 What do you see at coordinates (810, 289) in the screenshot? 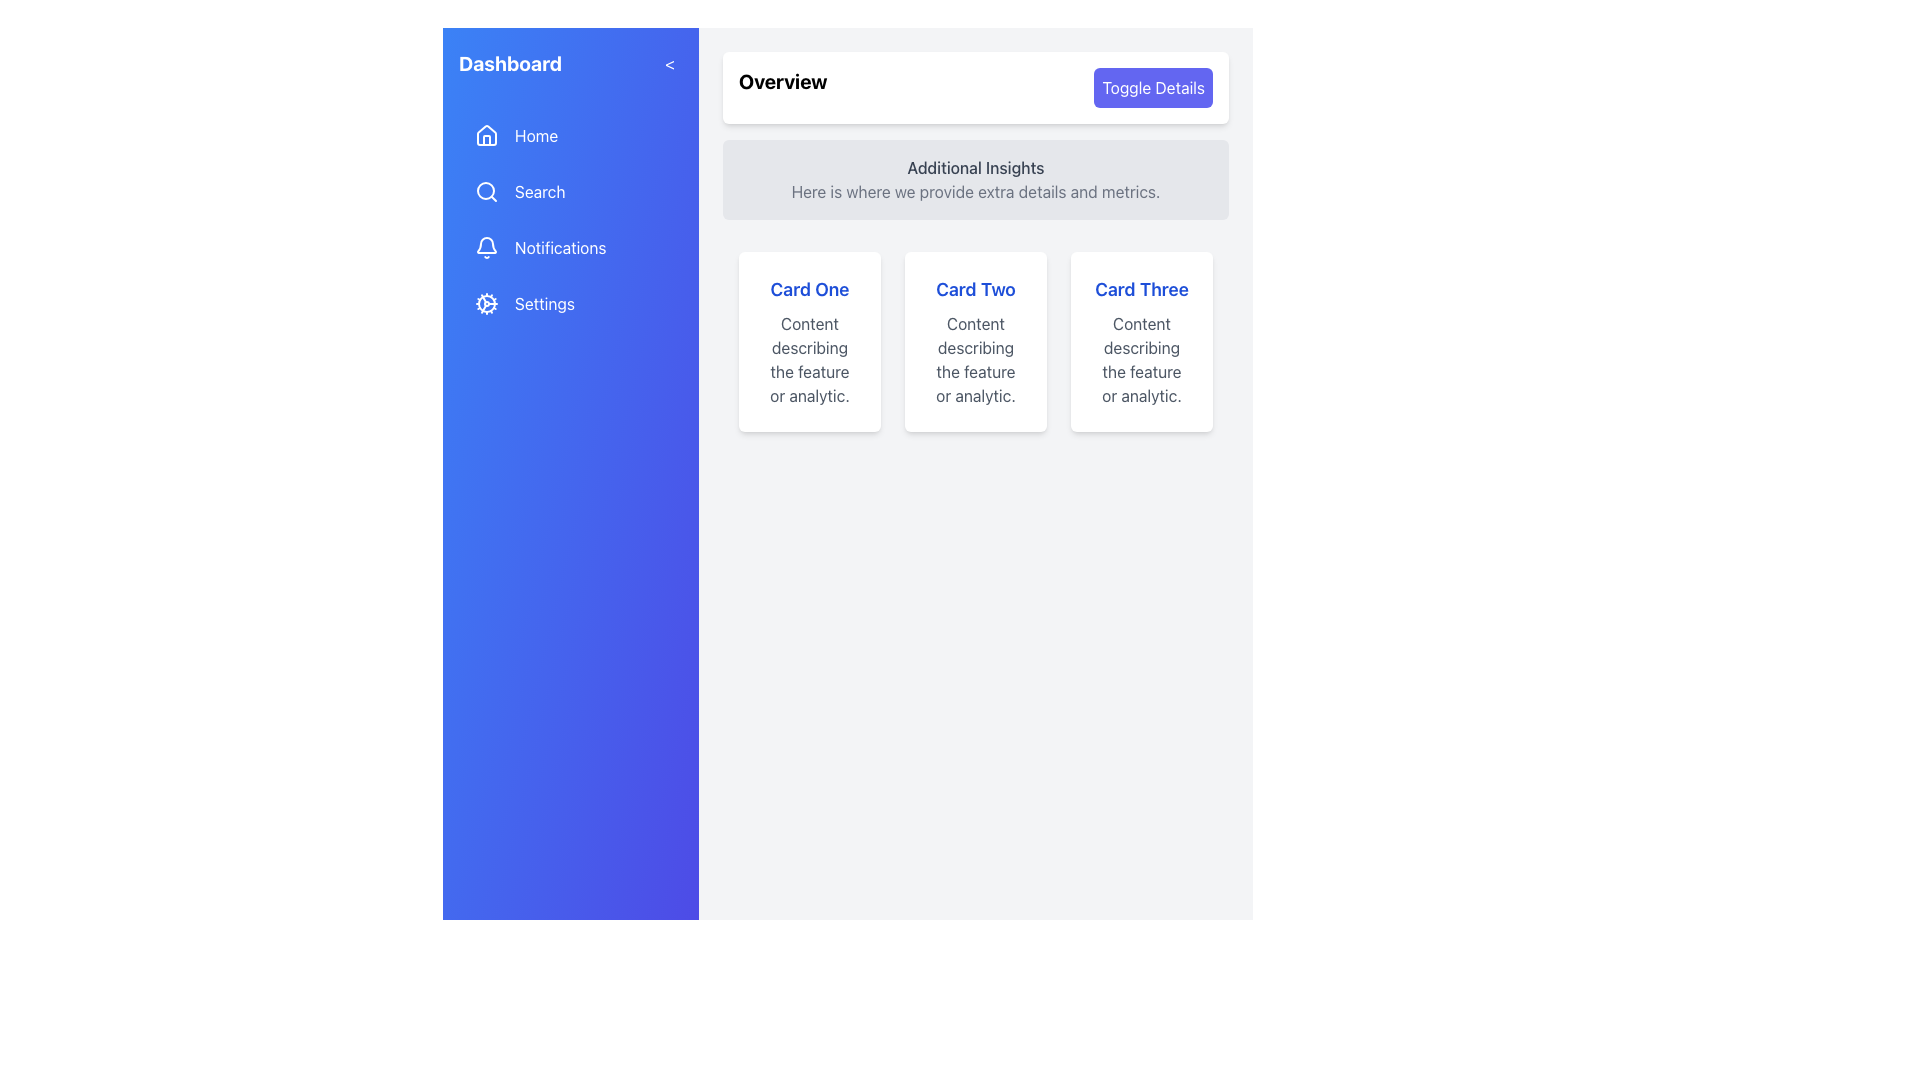
I see `the blue-colored, bold text labeled 'Card One' located at the top of the first card, which is positioned immediately below the 'Additional Insights' section` at bounding box center [810, 289].